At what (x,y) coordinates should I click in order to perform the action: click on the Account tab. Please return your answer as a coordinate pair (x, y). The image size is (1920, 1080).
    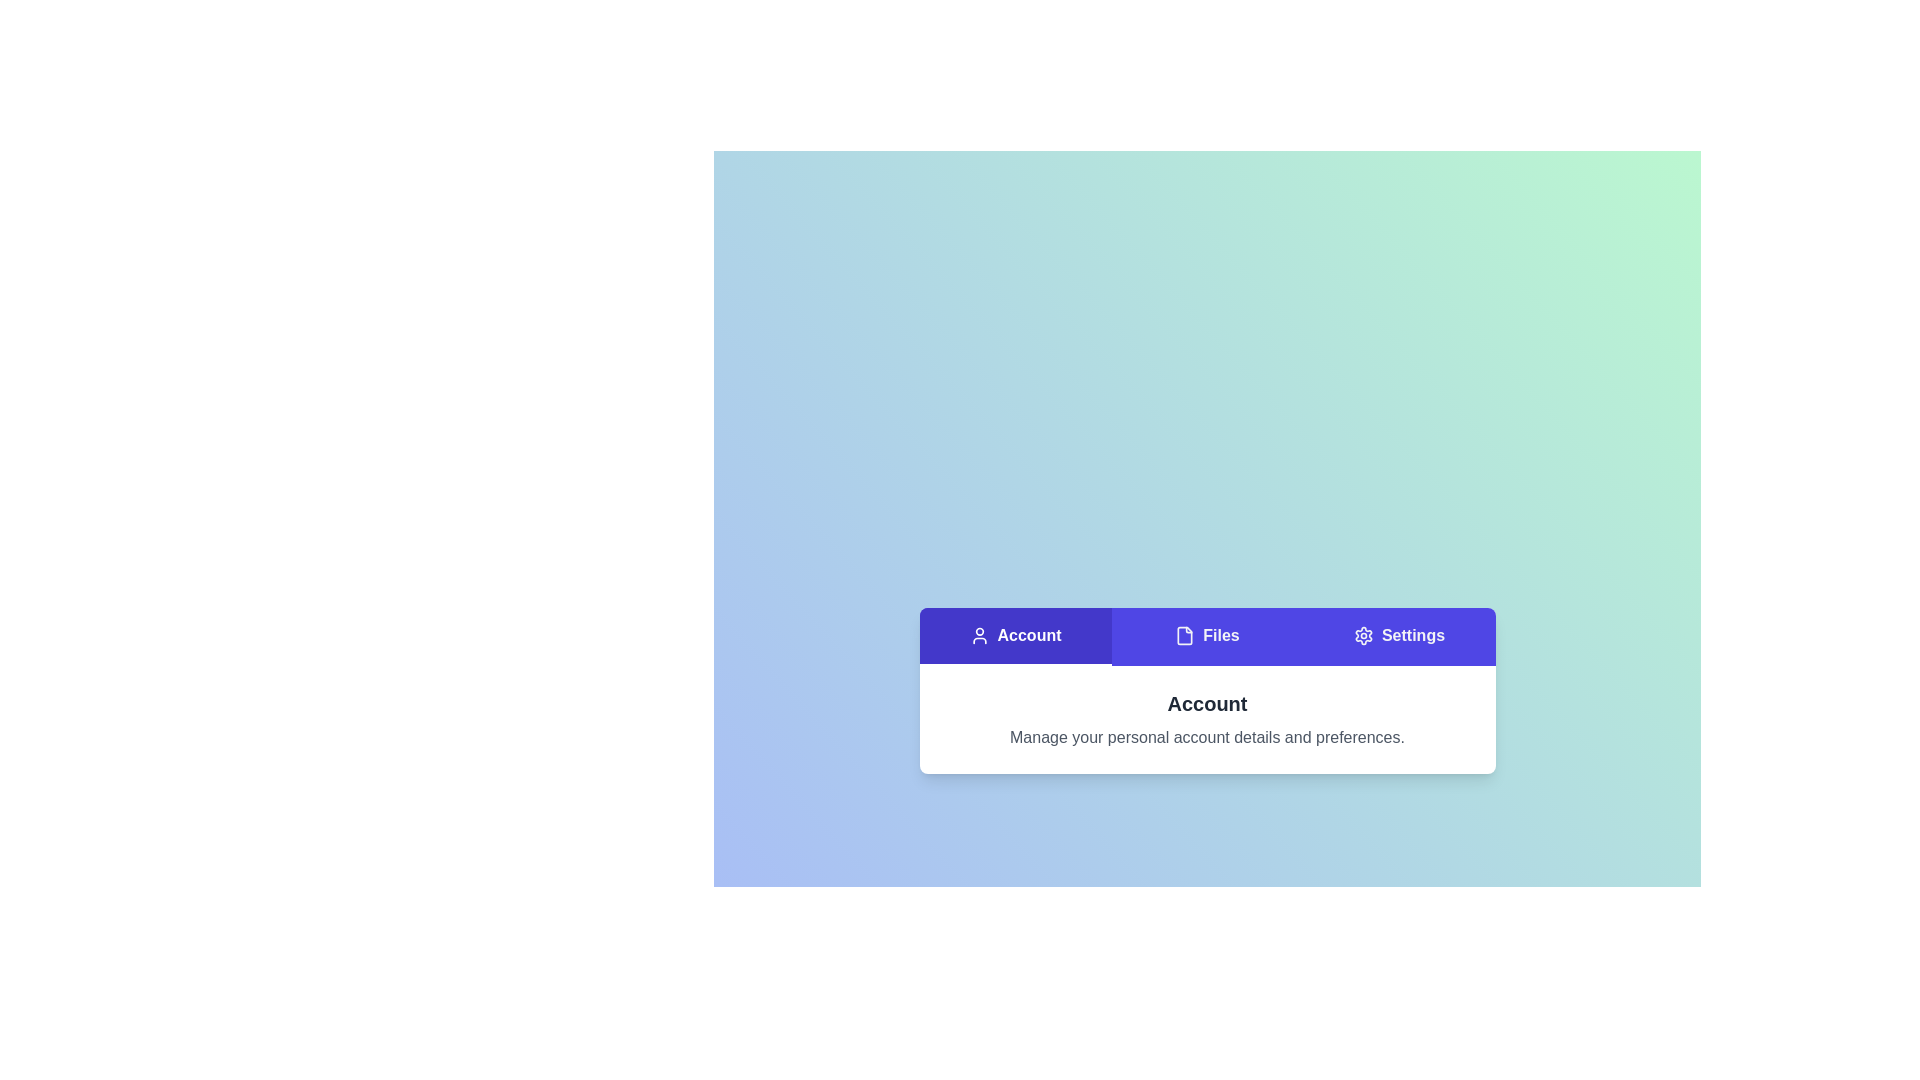
    Looking at the image, I should click on (1015, 636).